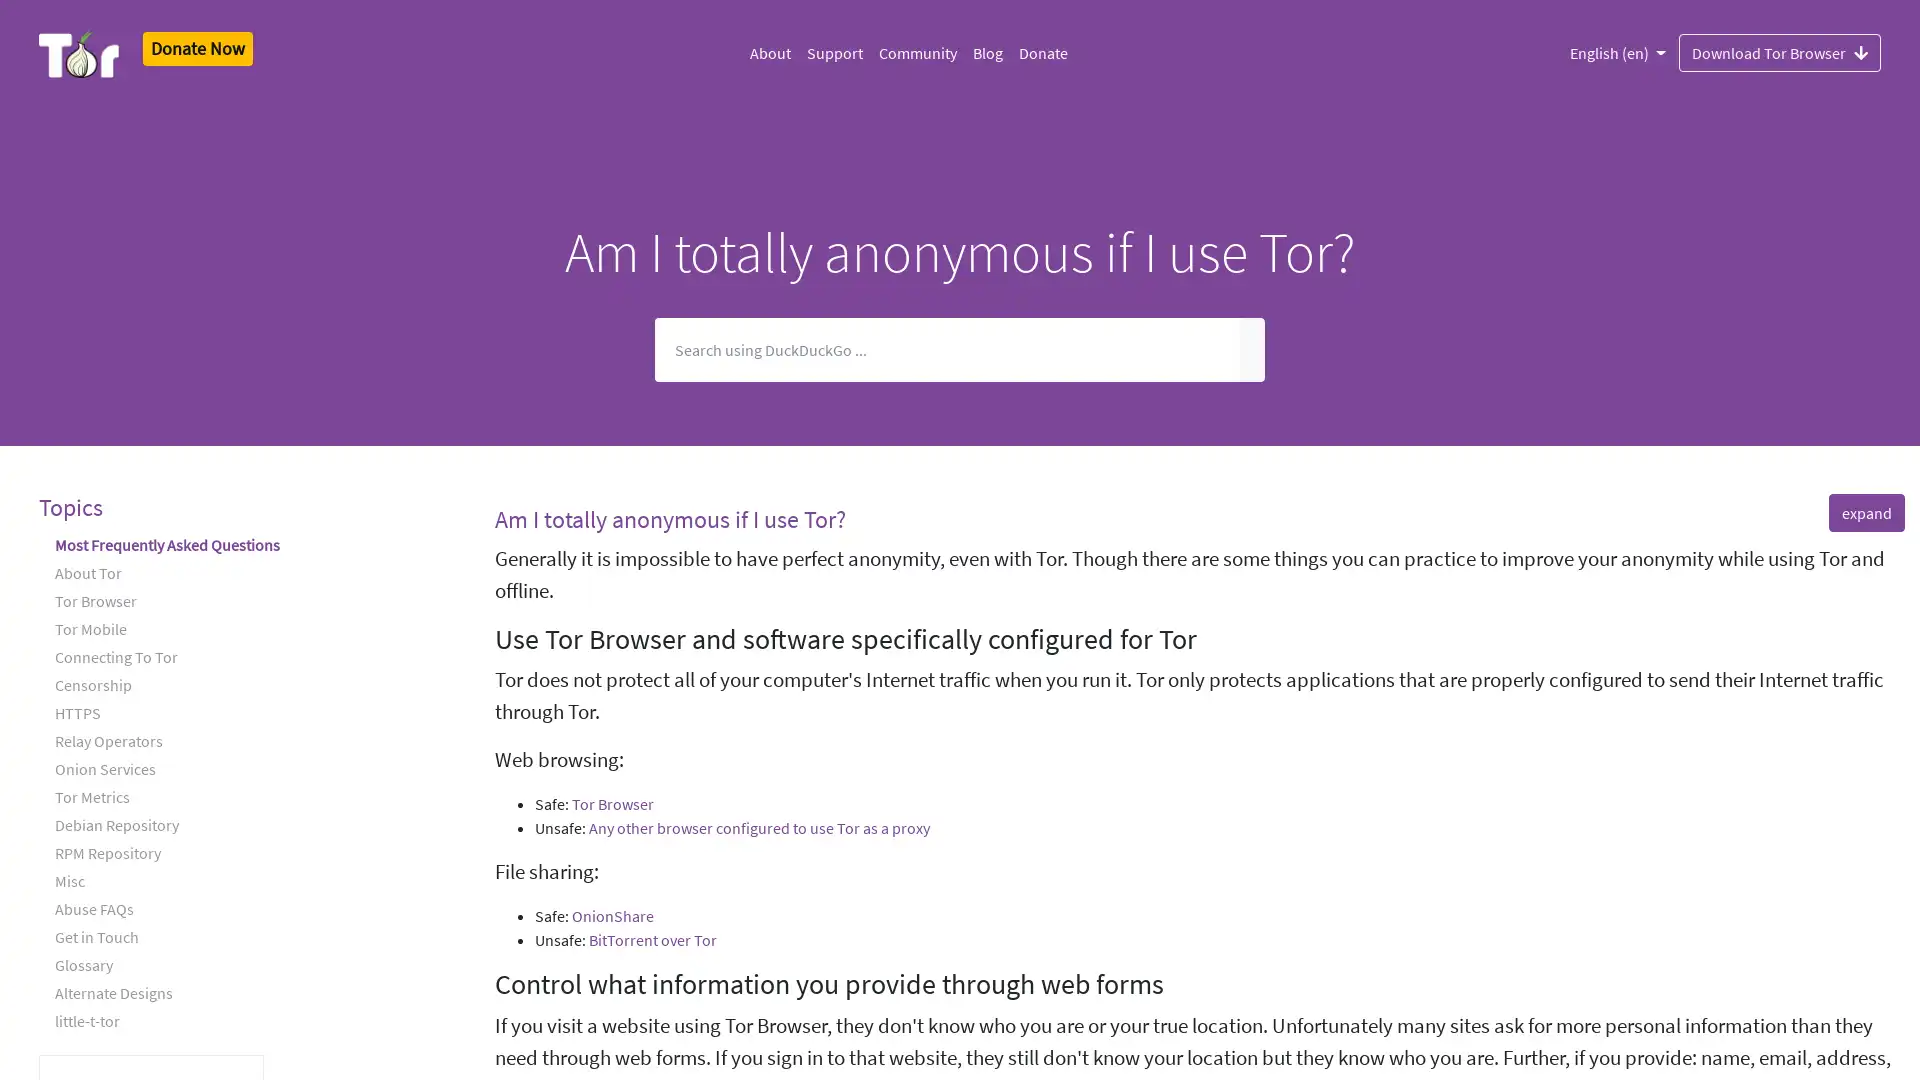 The width and height of the screenshot is (1920, 1080). What do you see at coordinates (247, 824) in the screenshot?
I see `Debian Repository` at bounding box center [247, 824].